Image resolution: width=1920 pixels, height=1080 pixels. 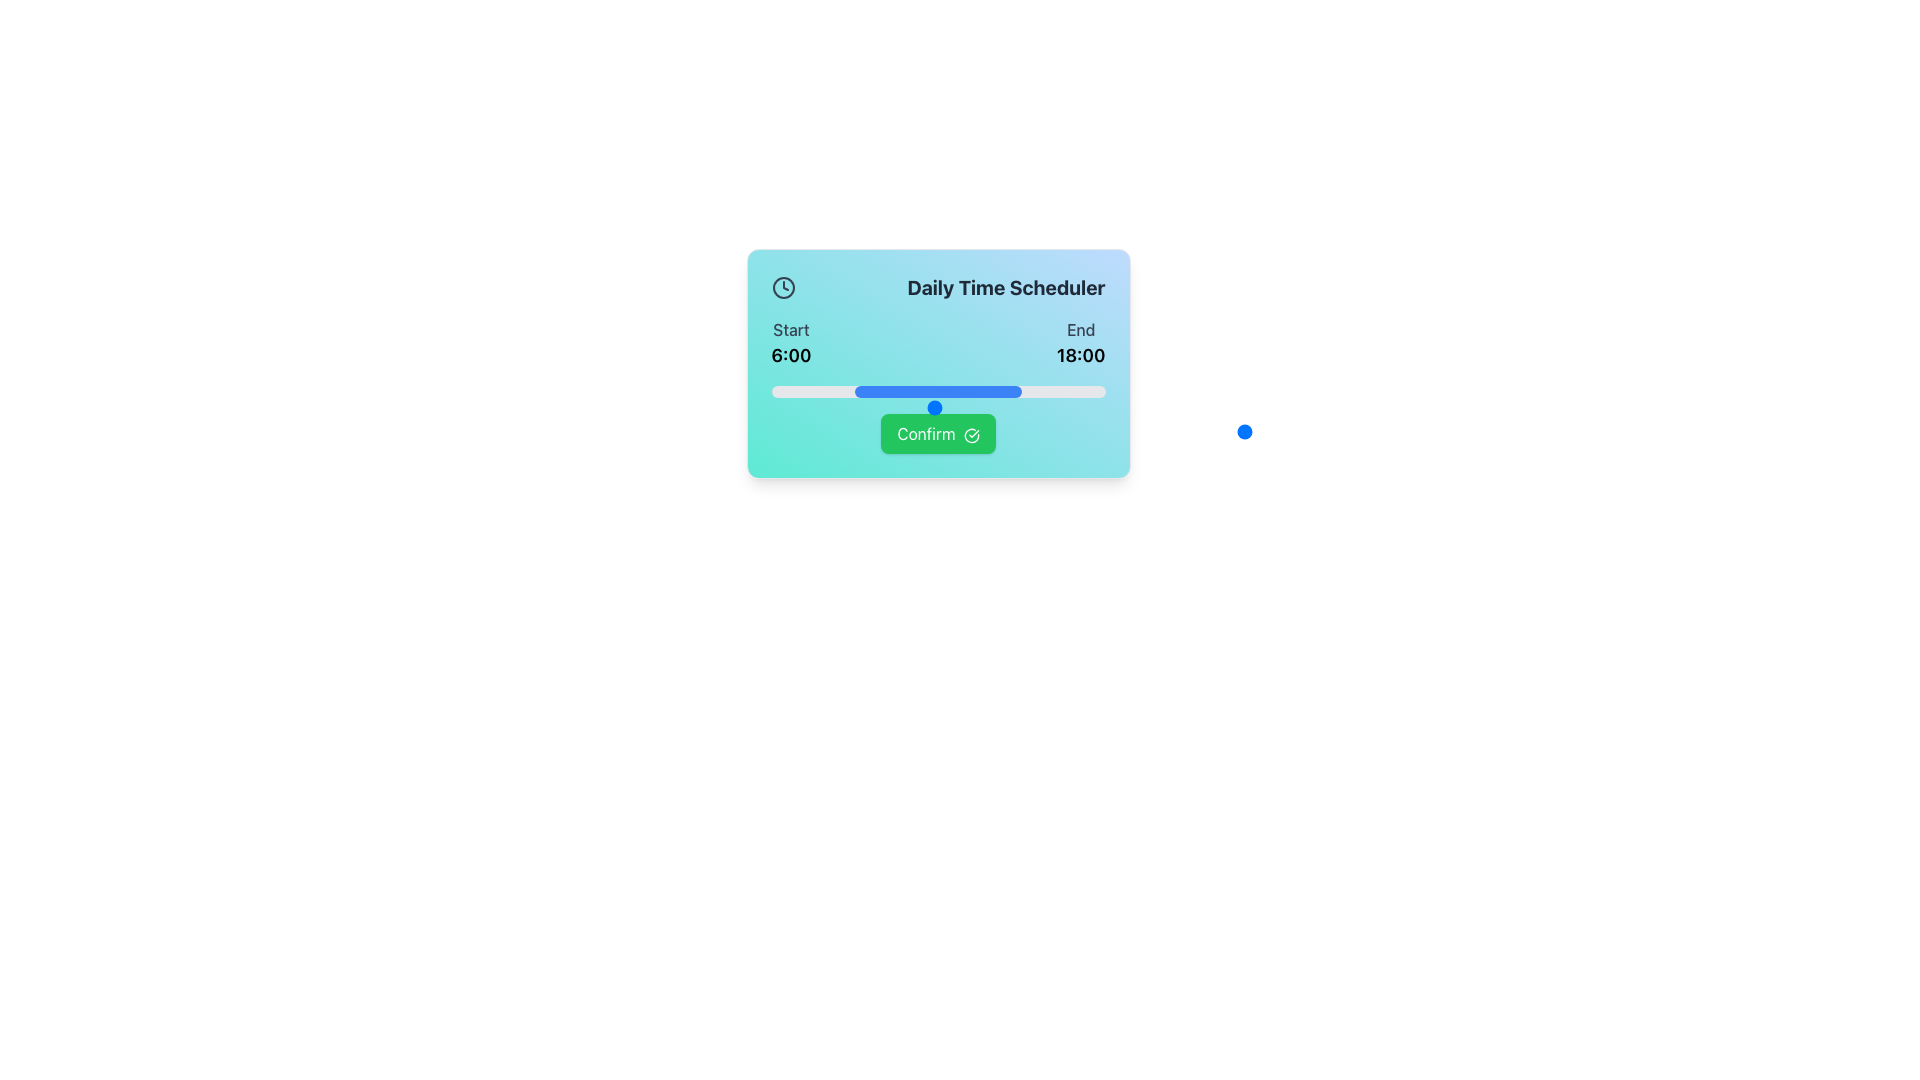 I want to click on the 'Start' text label, which is a medium-weight gray typography on a light blue background, positioned above the '6:00' text label in the dialog box, so click(x=790, y=329).